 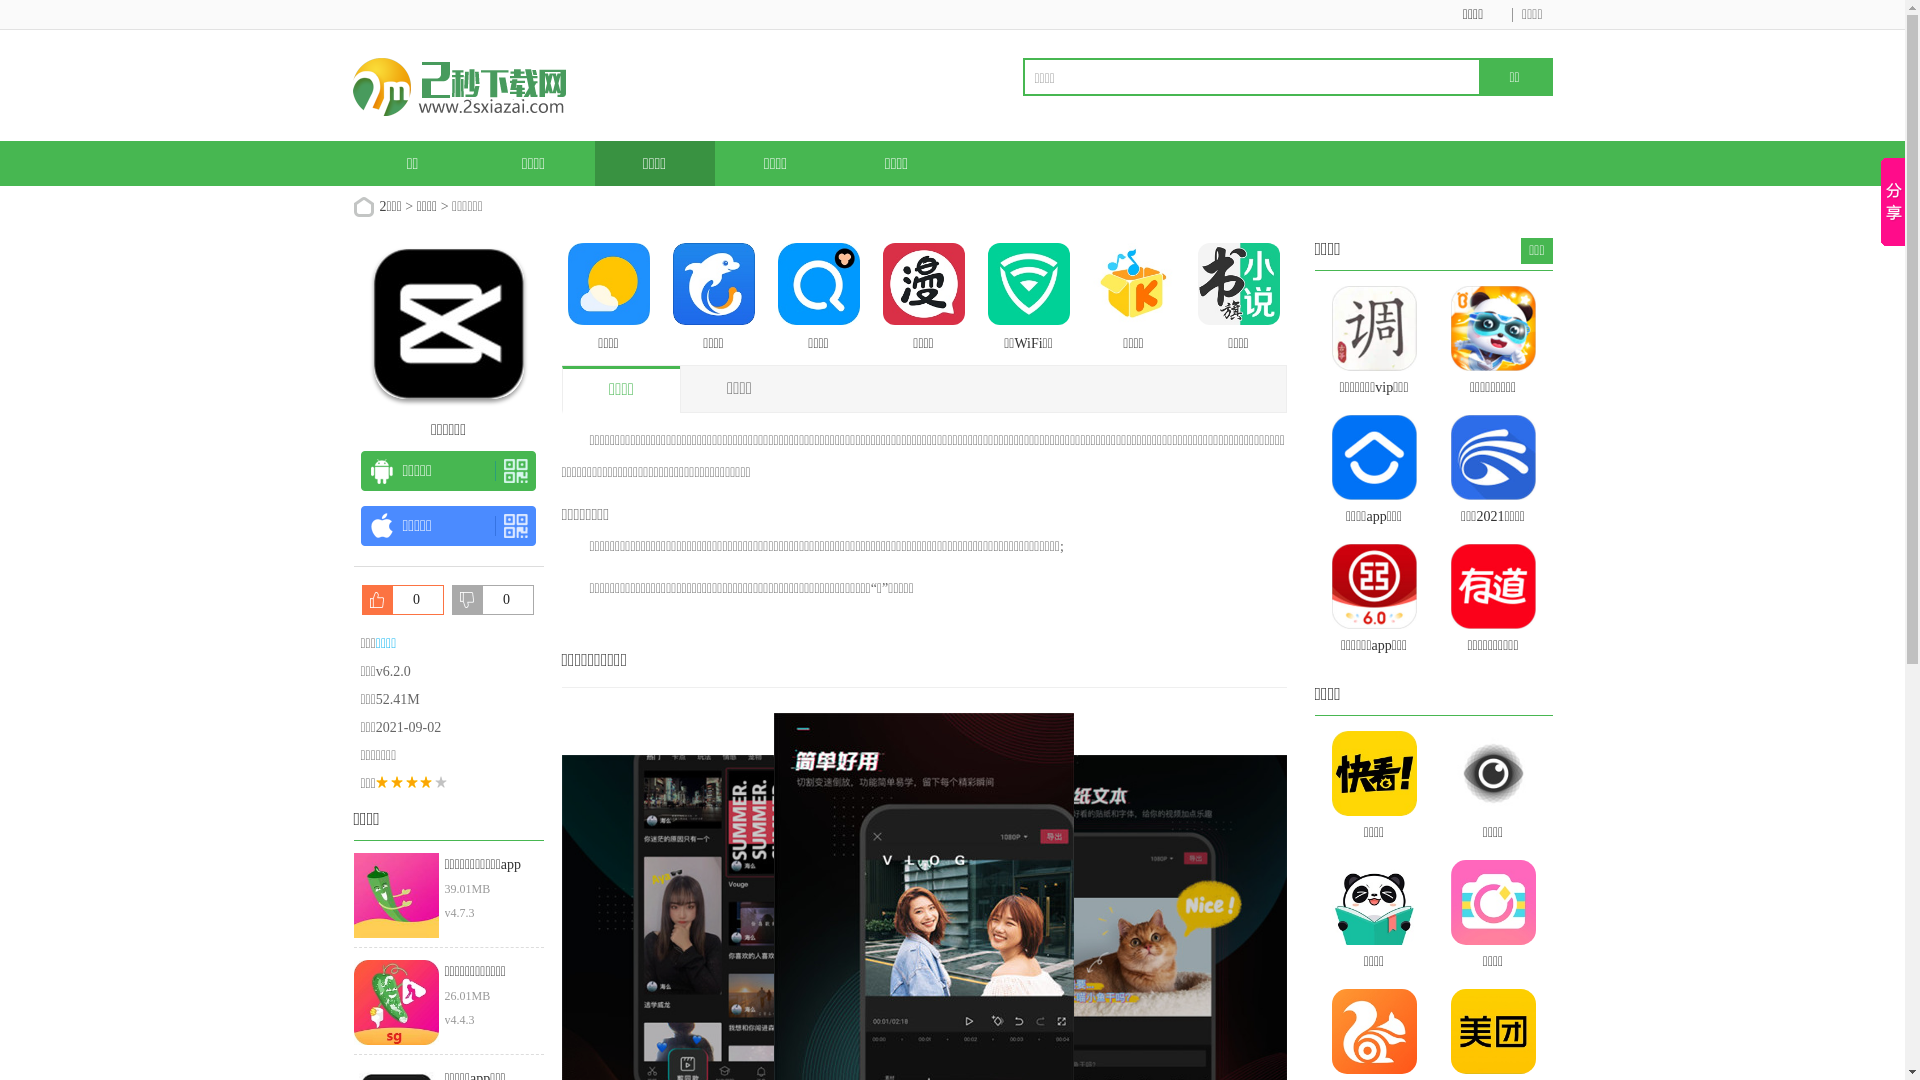 What do you see at coordinates (402, 599) in the screenshot?
I see `'0'` at bounding box center [402, 599].